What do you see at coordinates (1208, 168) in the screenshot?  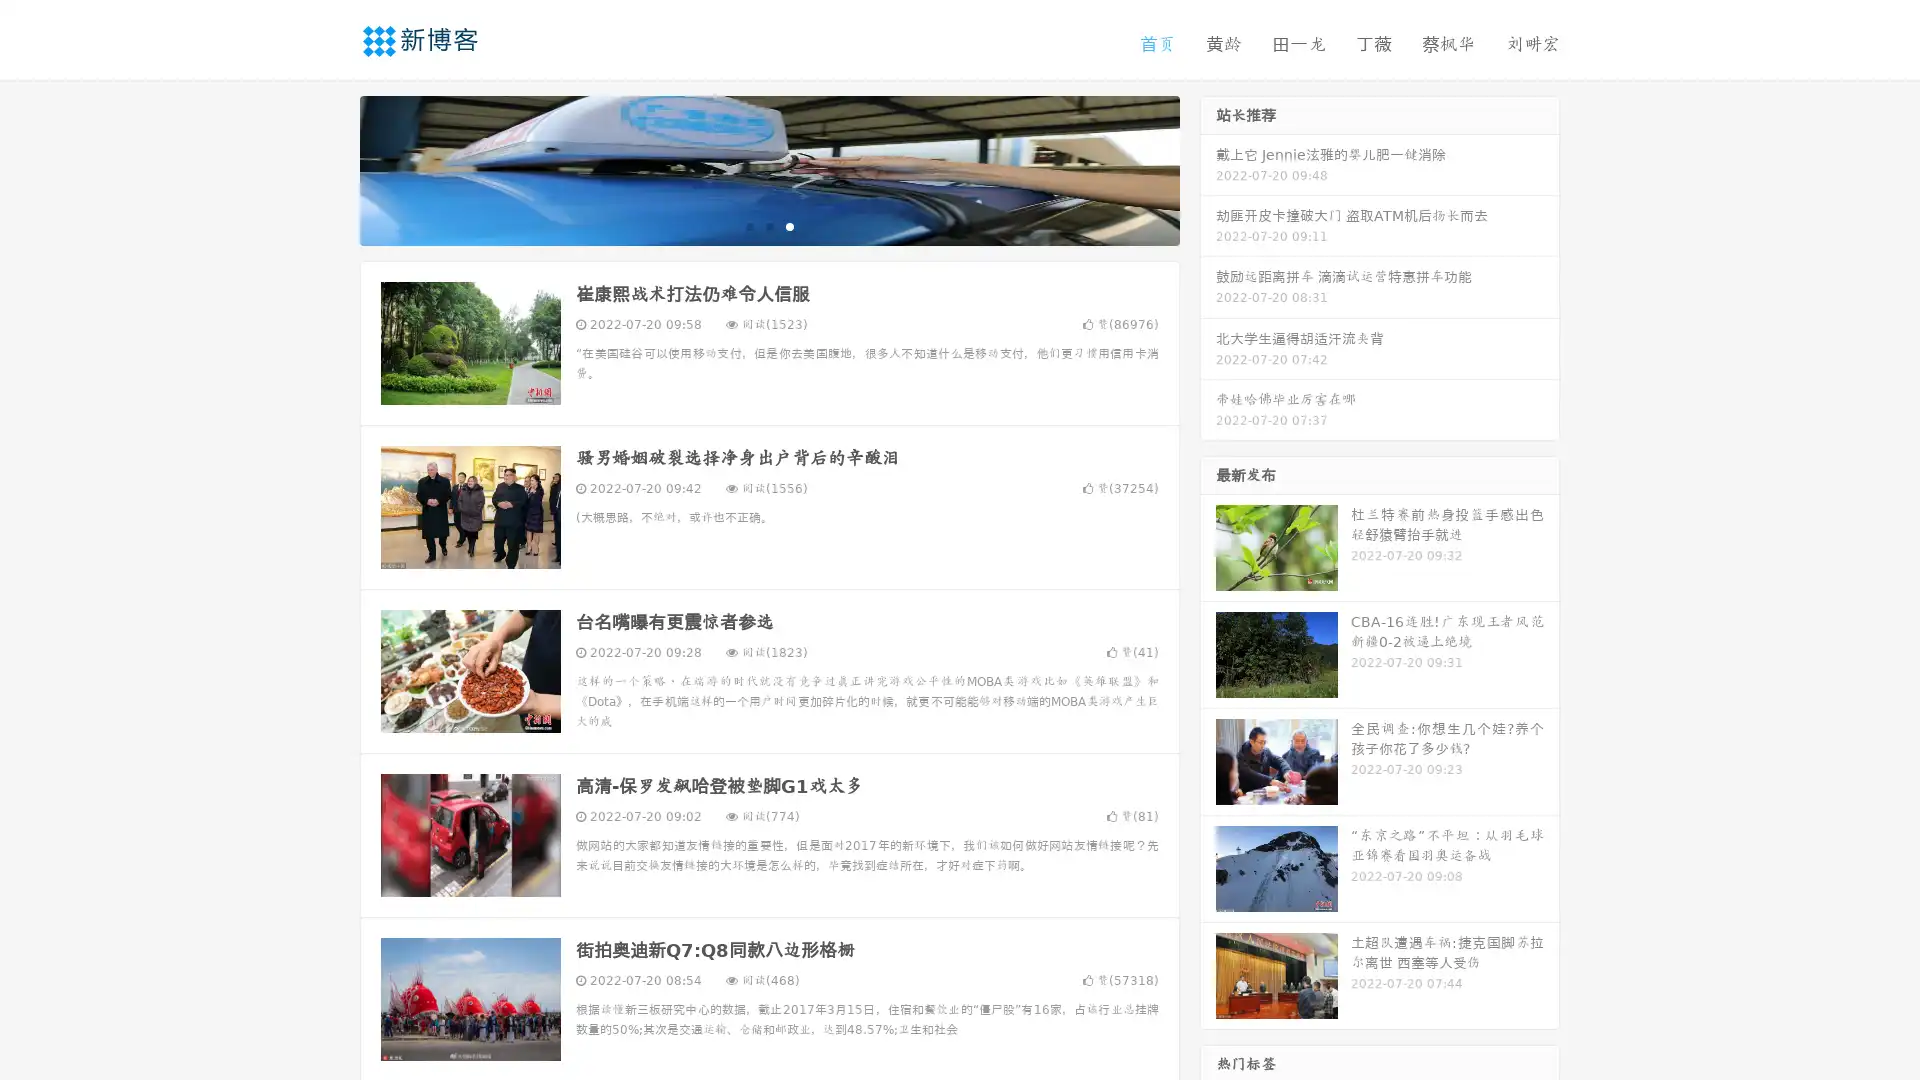 I see `Next slide` at bounding box center [1208, 168].